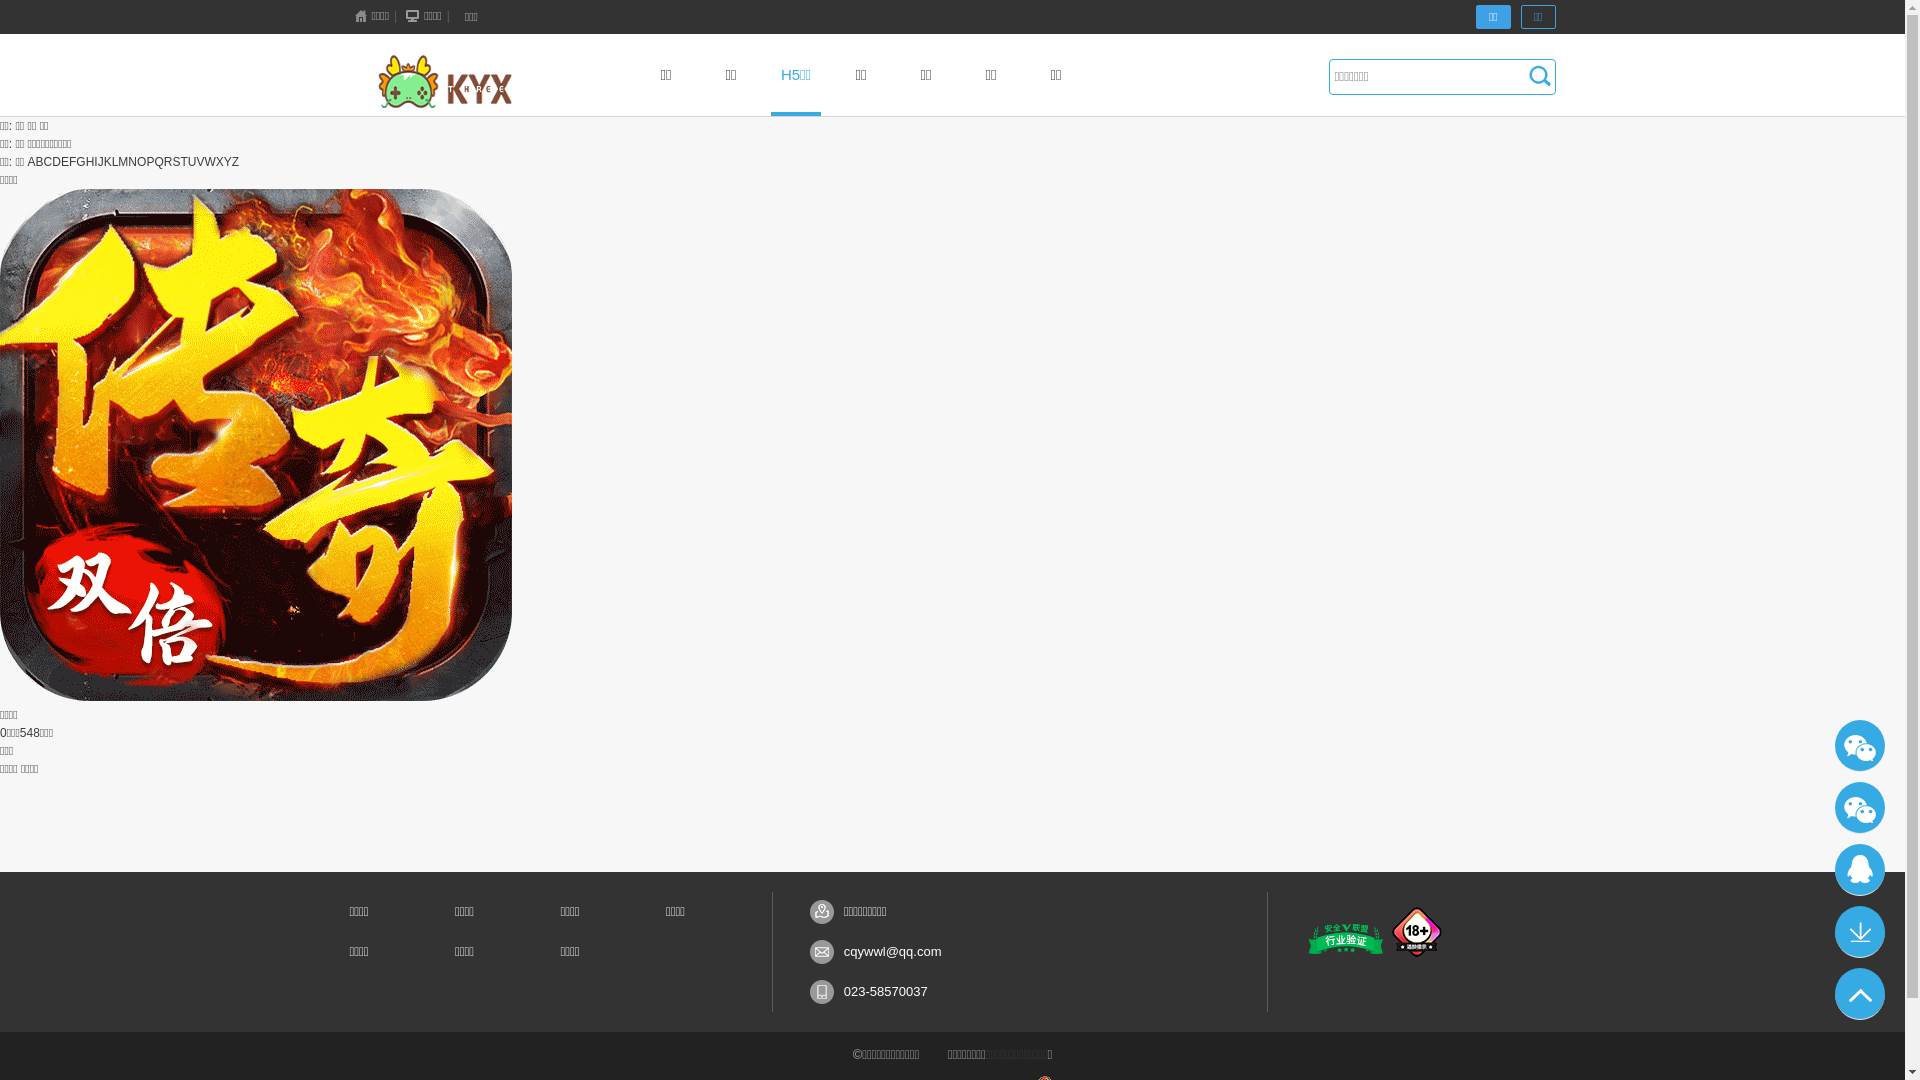 This screenshot has height=1080, width=1920. What do you see at coordinates (72, 161) in the screenshot?
I see `'F'` at bounding box center [72, 161].